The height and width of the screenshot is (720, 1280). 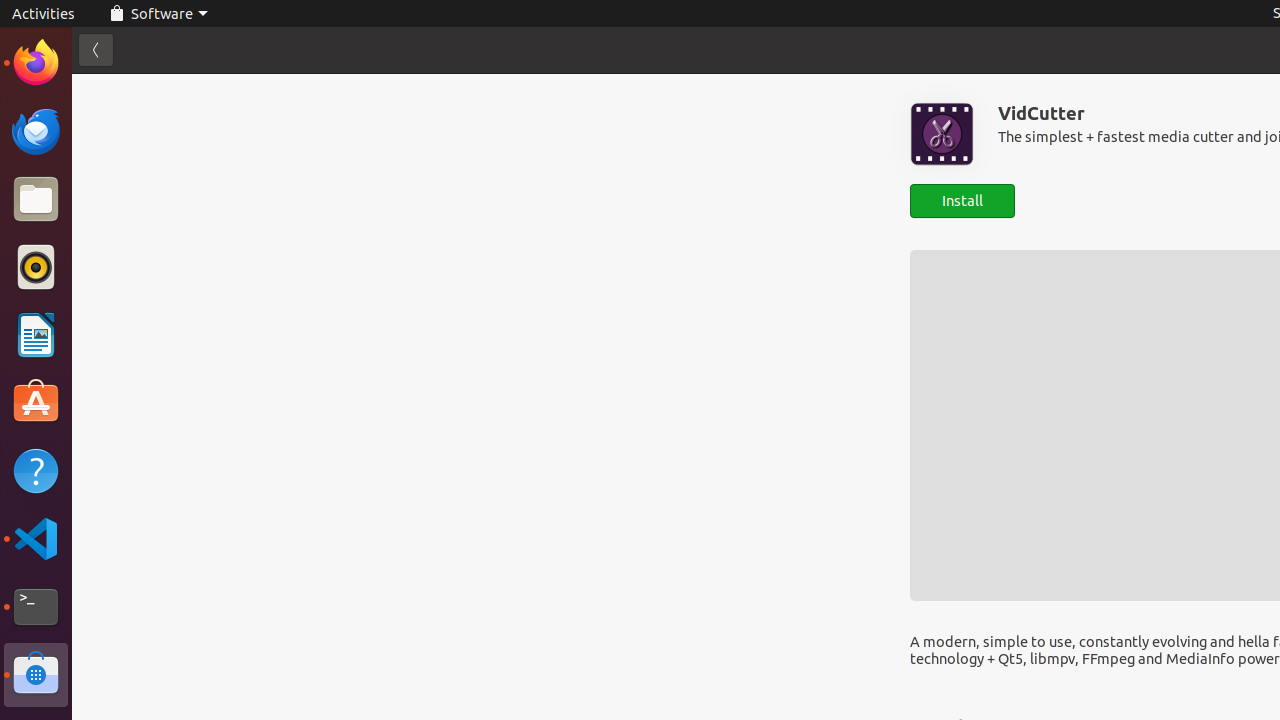 What do you see at coordinates (962, 201) in the screenshot?
I see `'Install'` at bounding box center [962, 201].